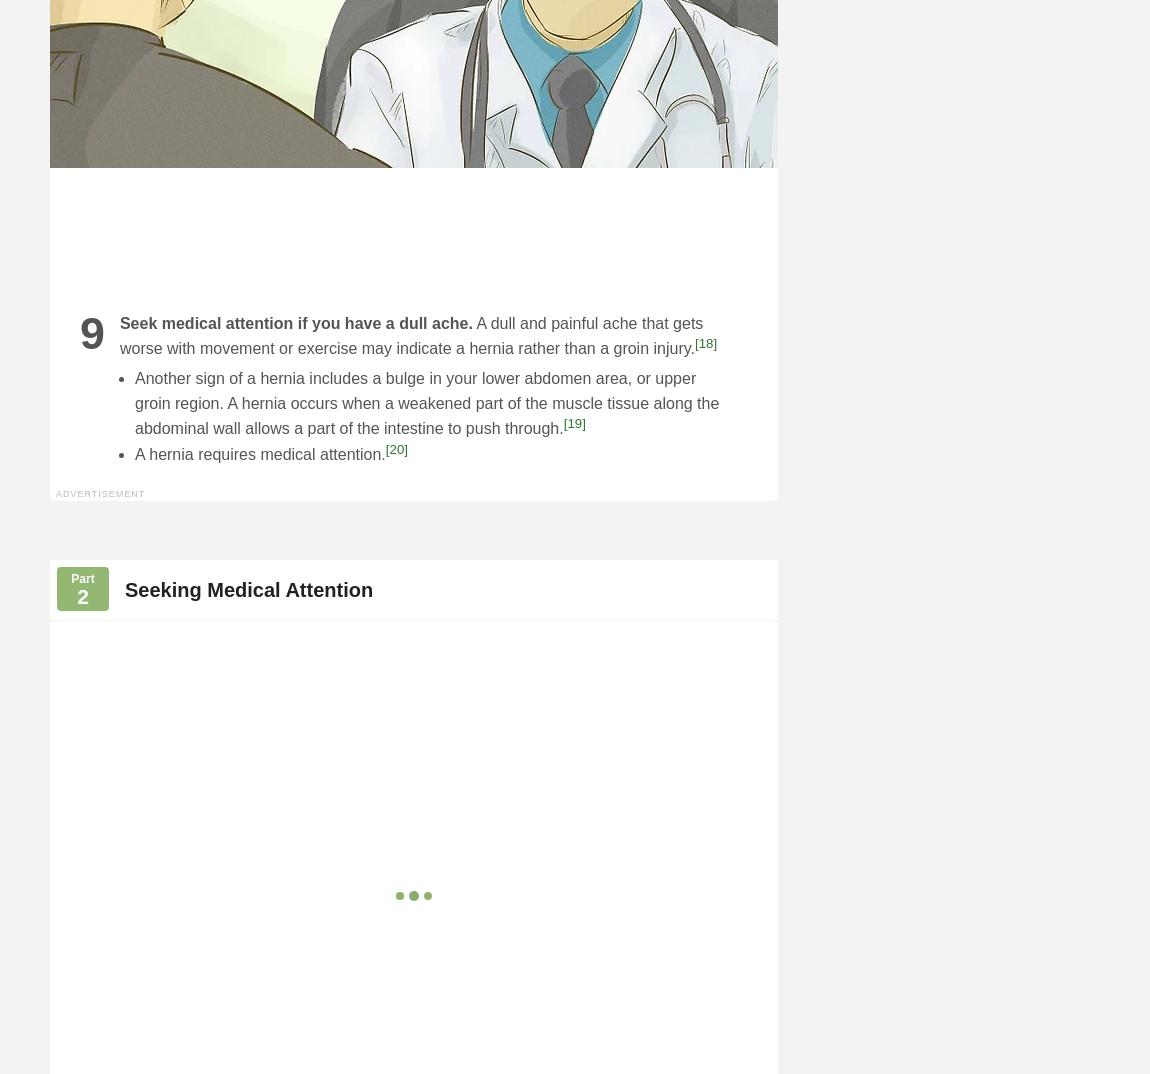  I want to click on '[19]', so click(573, 423).